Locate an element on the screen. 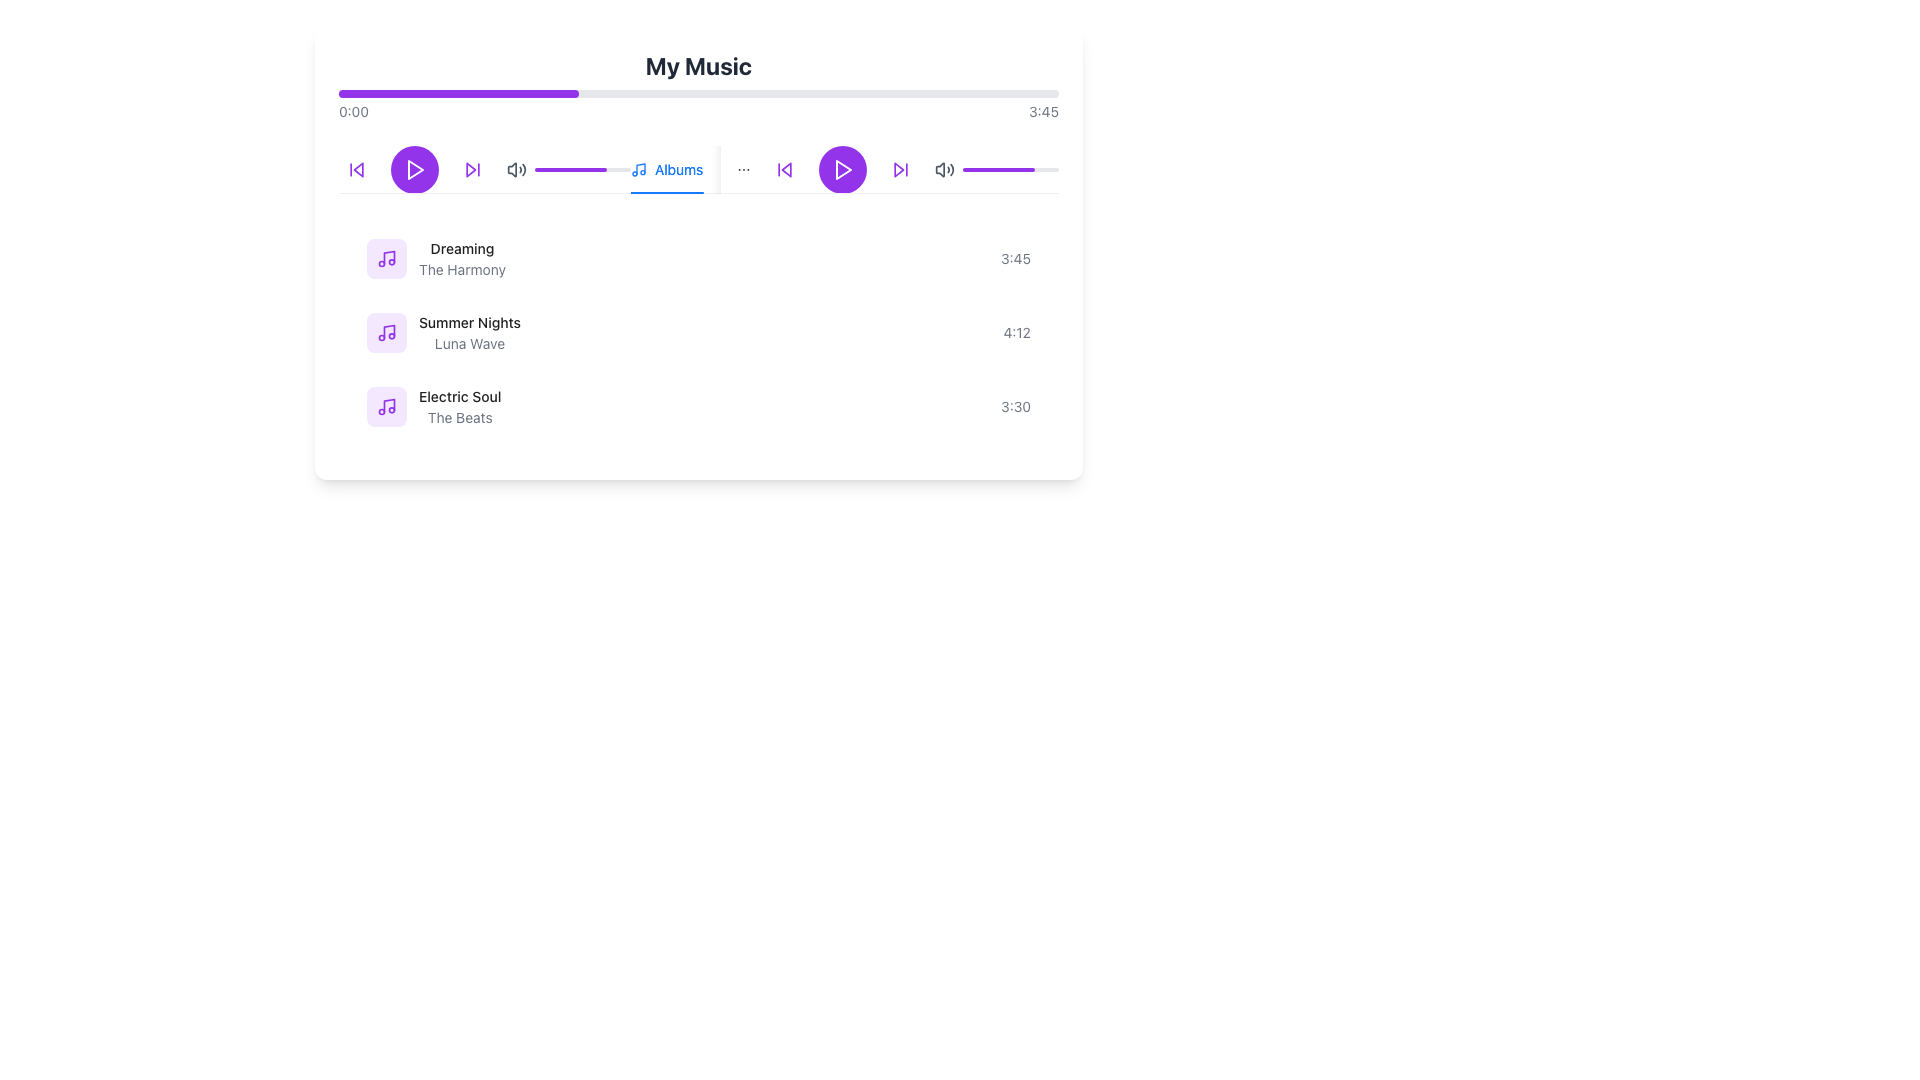 This screenshot has width=1920, height=1080. the progress value is located at coordinates (627, 168).